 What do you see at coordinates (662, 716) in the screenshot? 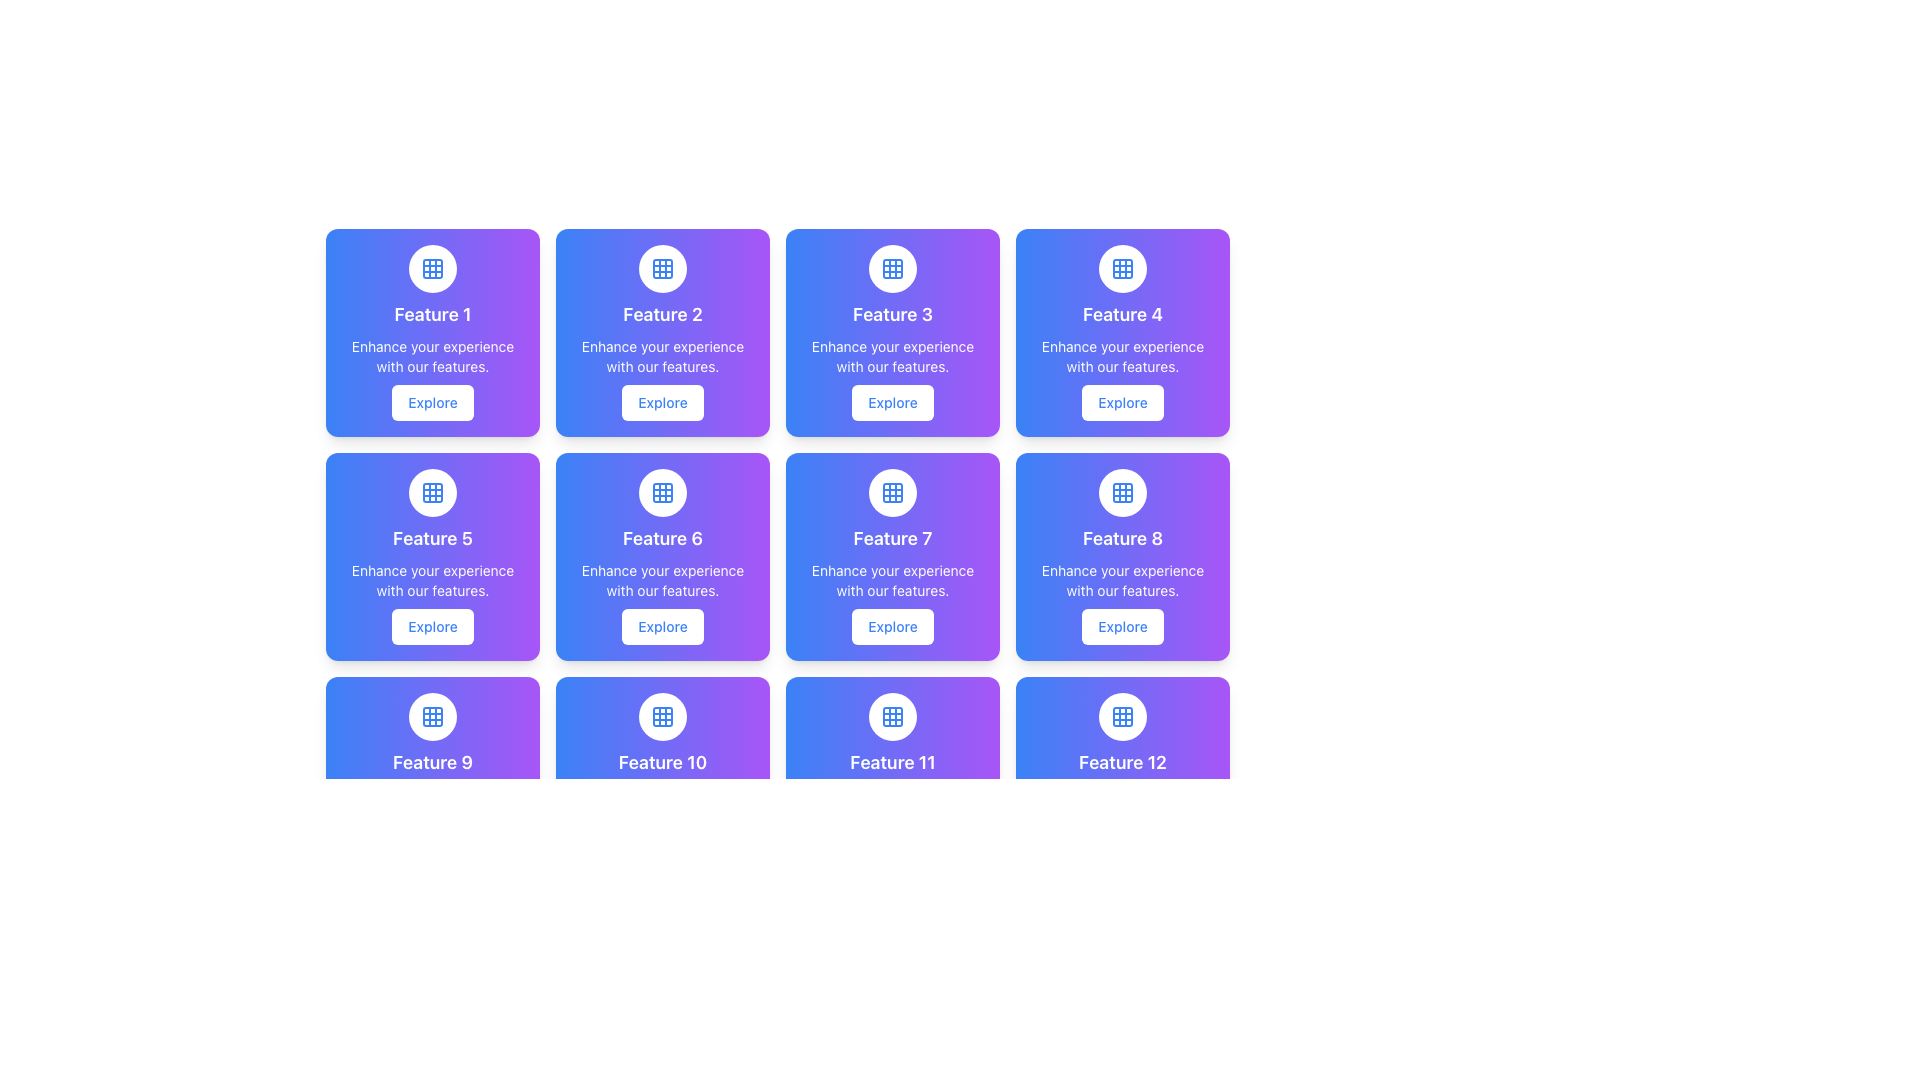
I see `the white circular icon with a blue grid design located within the purple-blue gradient-tinted box labeled 'Feature 10' in the third row and second column of the card grid` at bounding box center [662, 716].